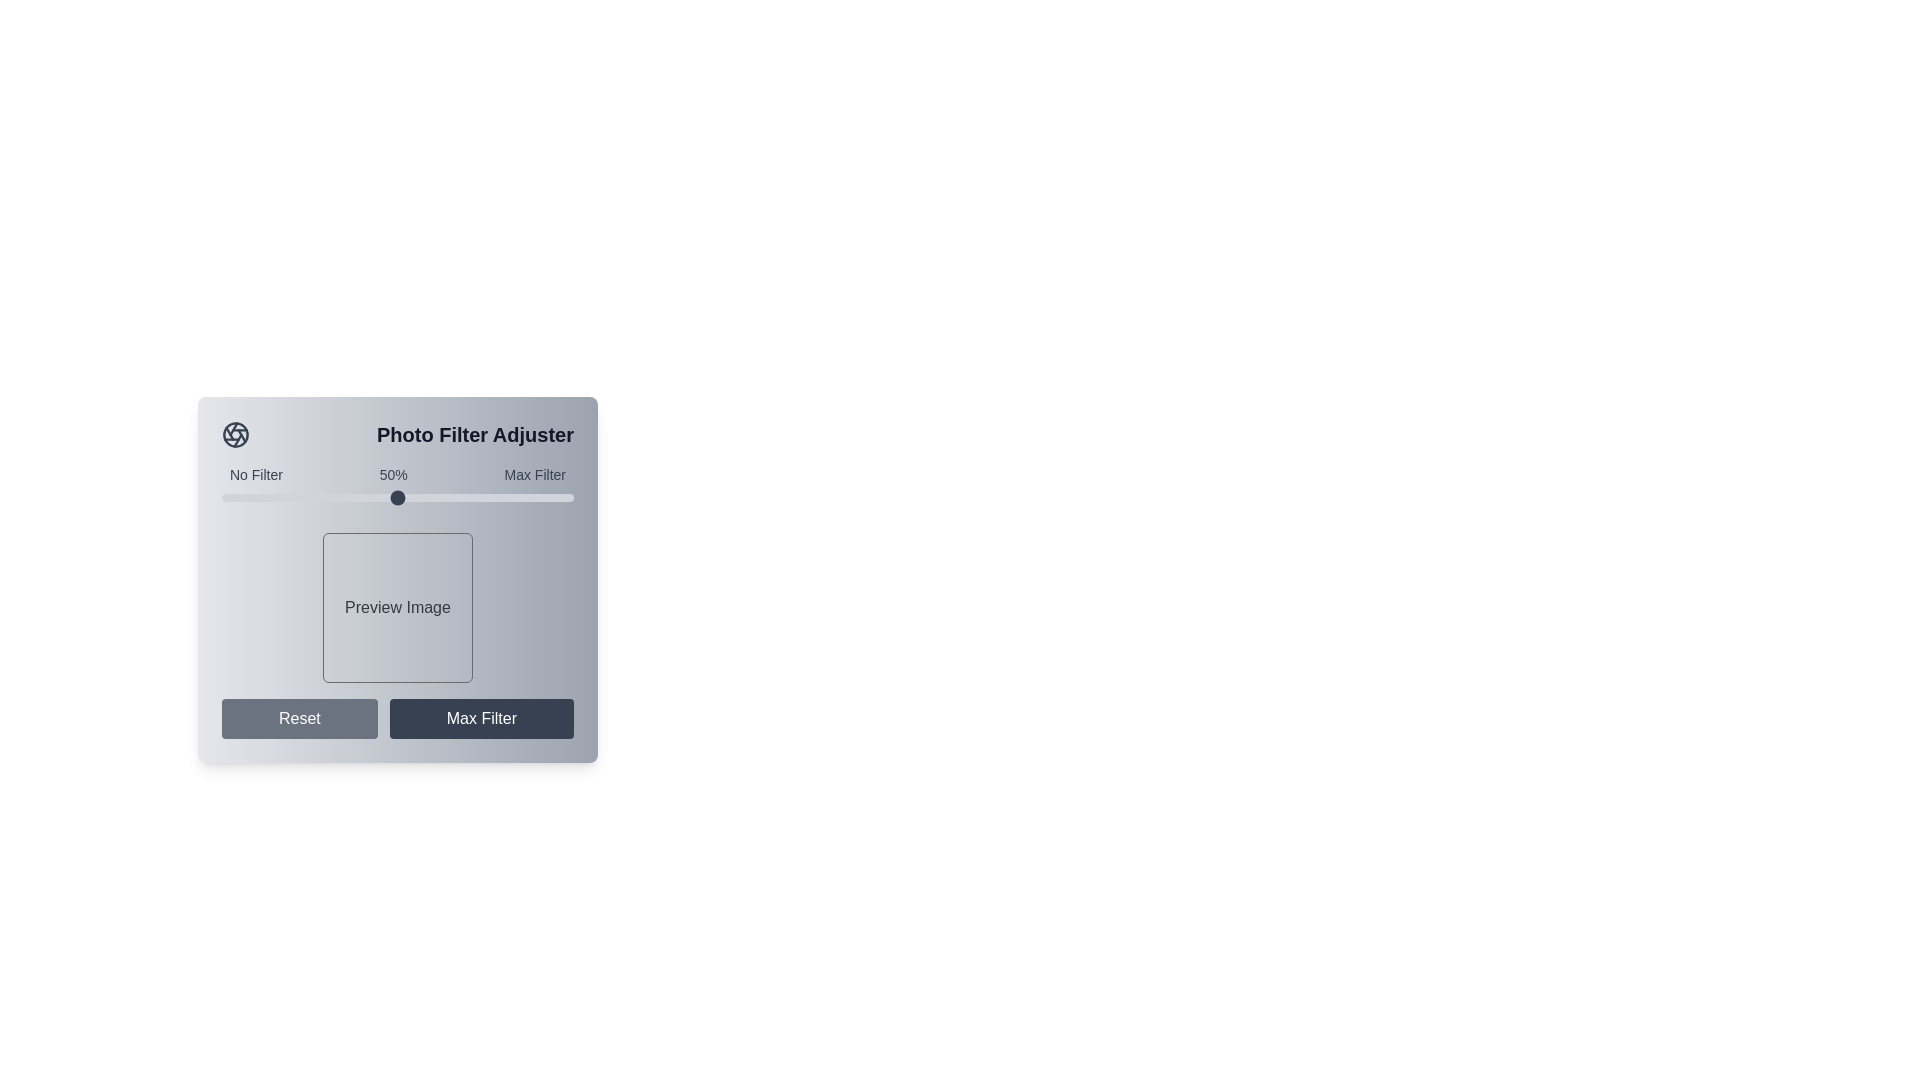 The width and height of the screenshot is (1920, 1080). Describe the element at coordinates (474, 434) in the screenshot. I see `the text label that reads 'Photo Filter Adjuster', which is styled in bold and colored dark gray, located at the top section of the interface` at that location.